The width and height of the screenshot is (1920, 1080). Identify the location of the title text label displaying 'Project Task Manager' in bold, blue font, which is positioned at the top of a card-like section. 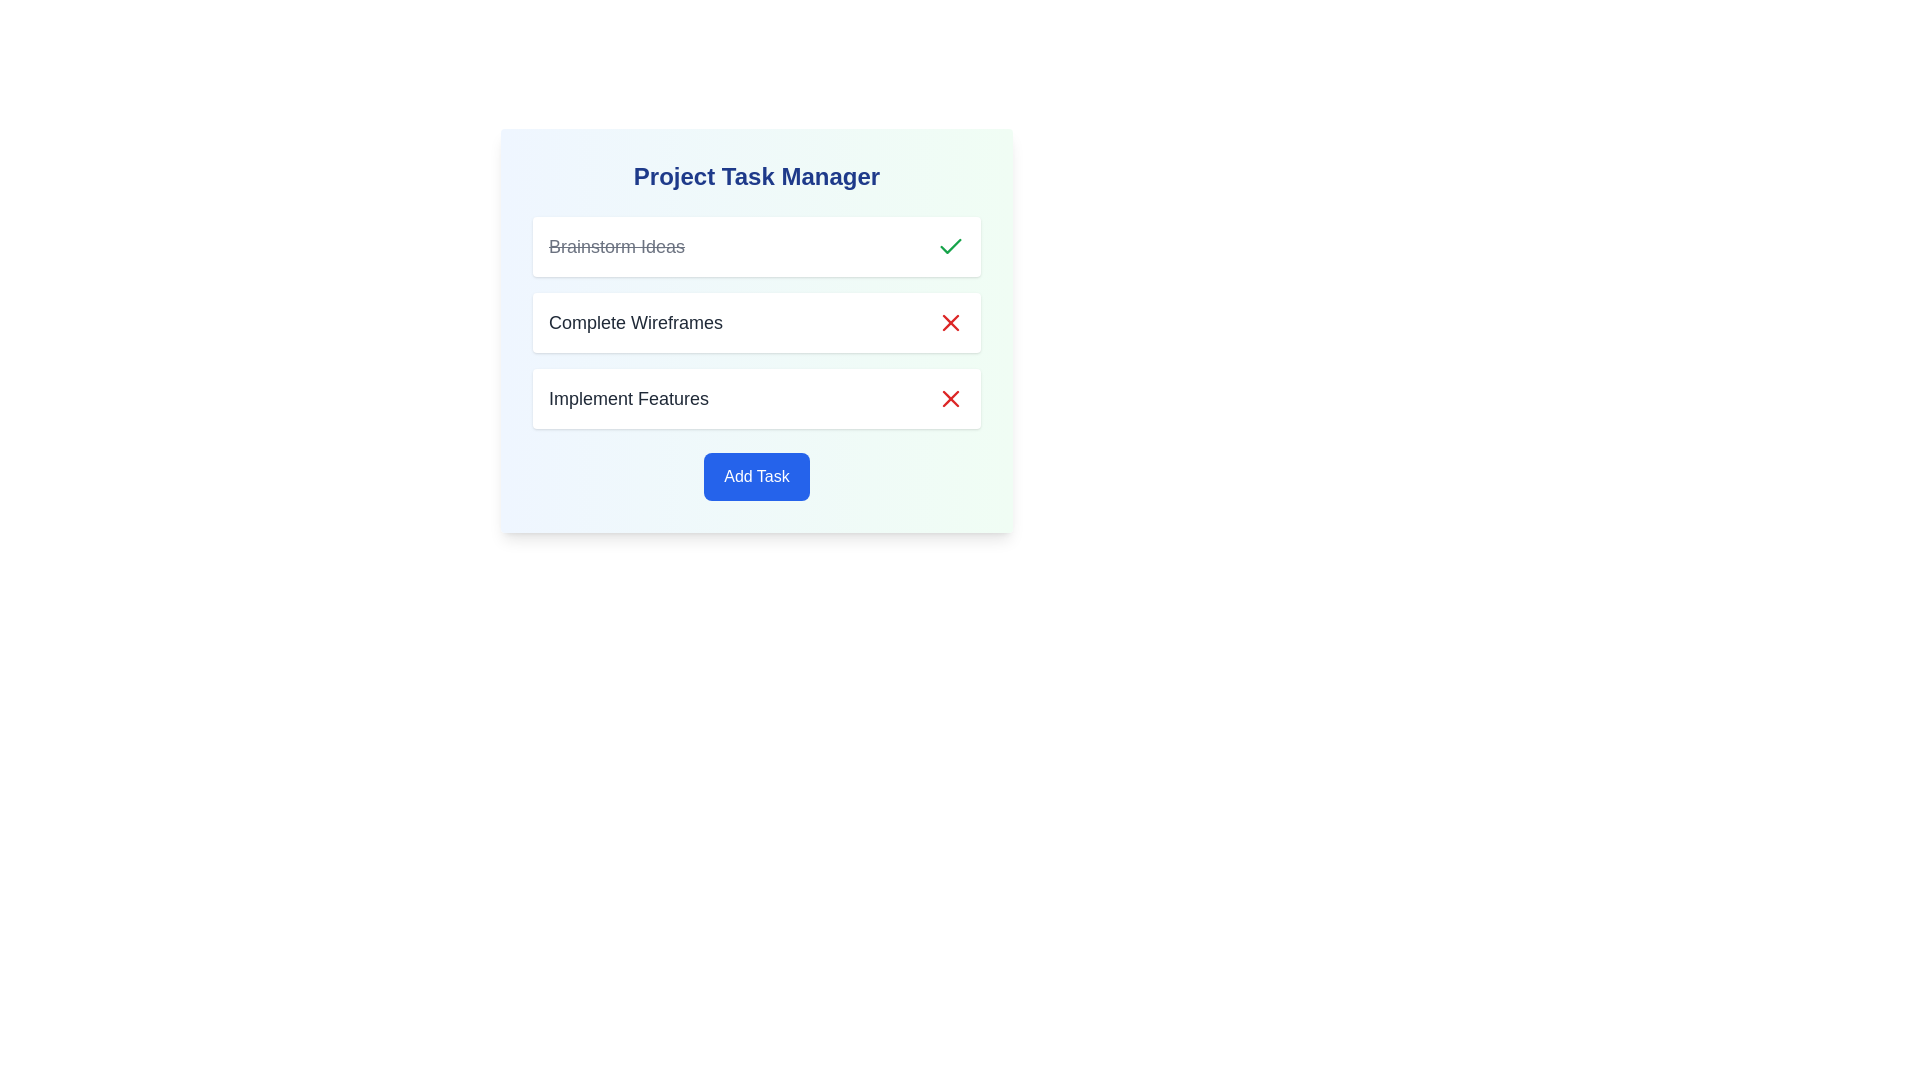
(756, 176).